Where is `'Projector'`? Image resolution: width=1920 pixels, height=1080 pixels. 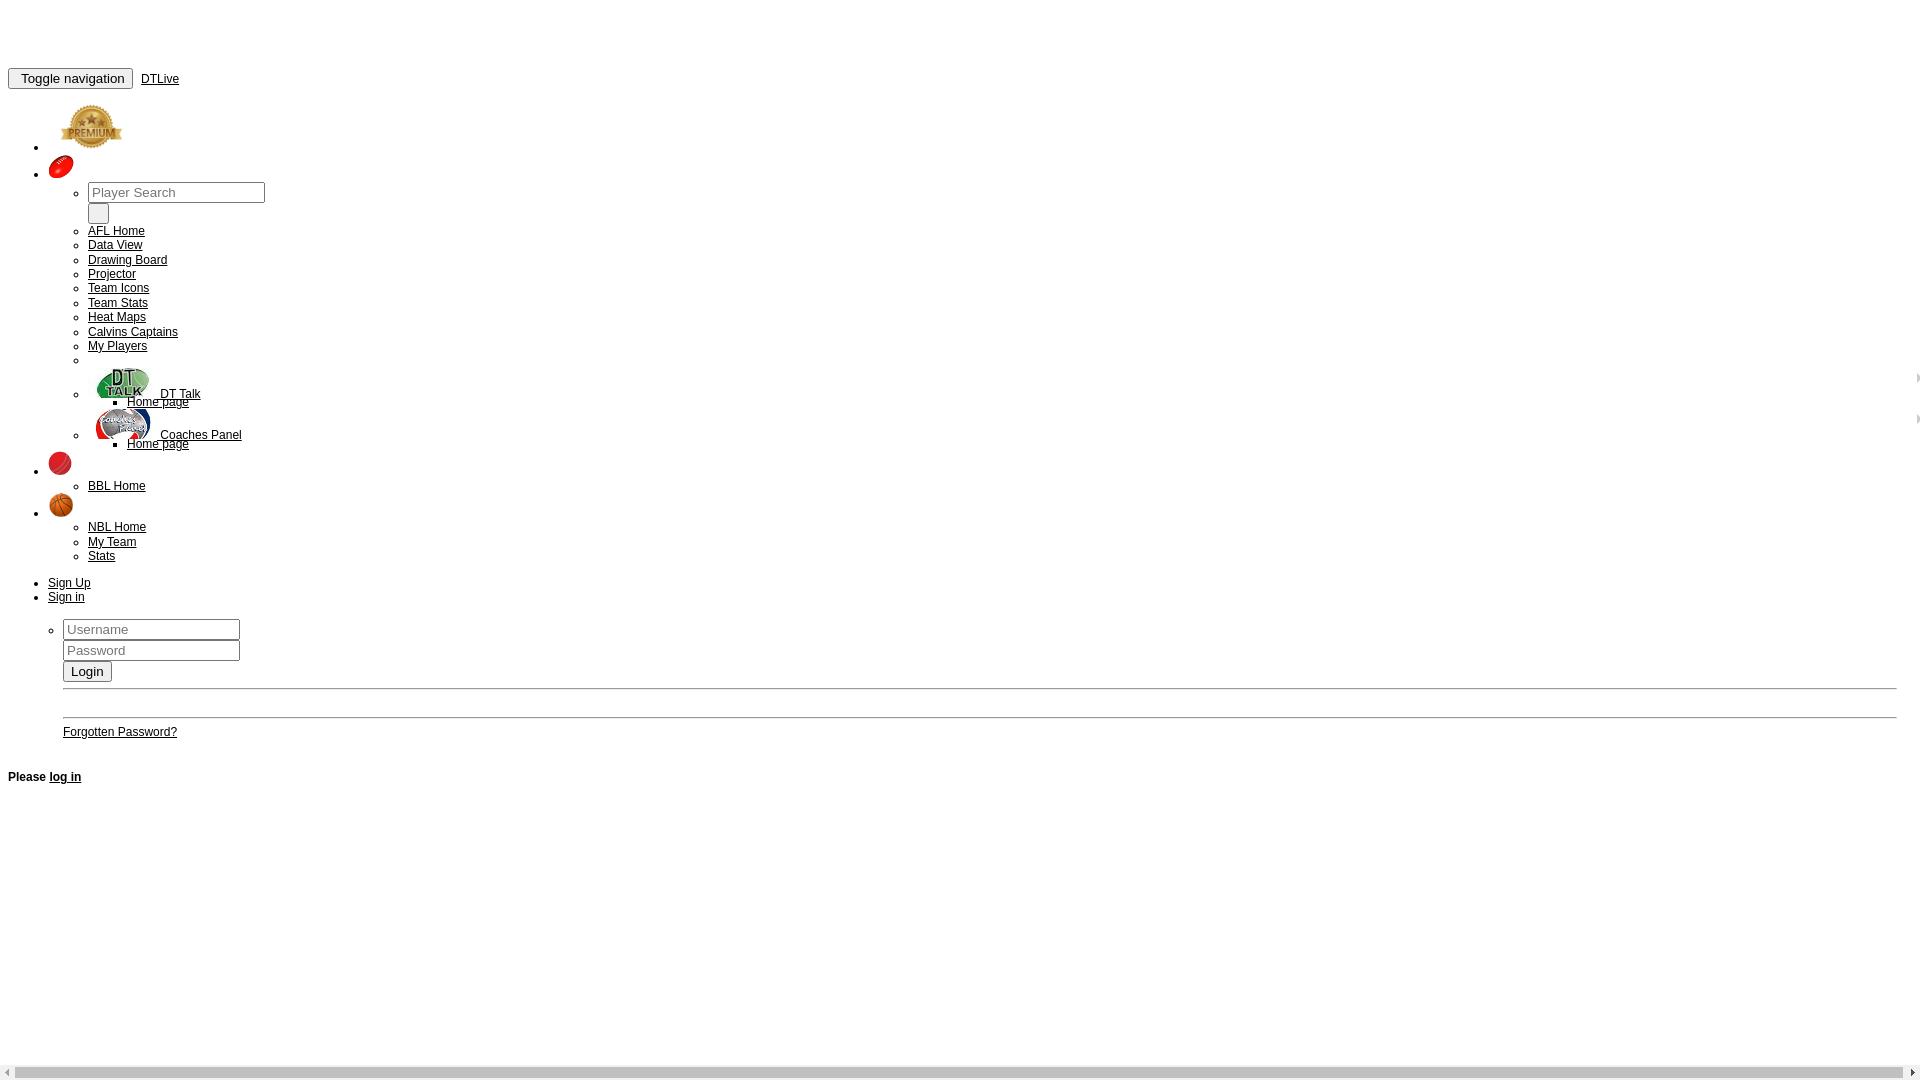
'Projector' is located at coordinates (110, 273).